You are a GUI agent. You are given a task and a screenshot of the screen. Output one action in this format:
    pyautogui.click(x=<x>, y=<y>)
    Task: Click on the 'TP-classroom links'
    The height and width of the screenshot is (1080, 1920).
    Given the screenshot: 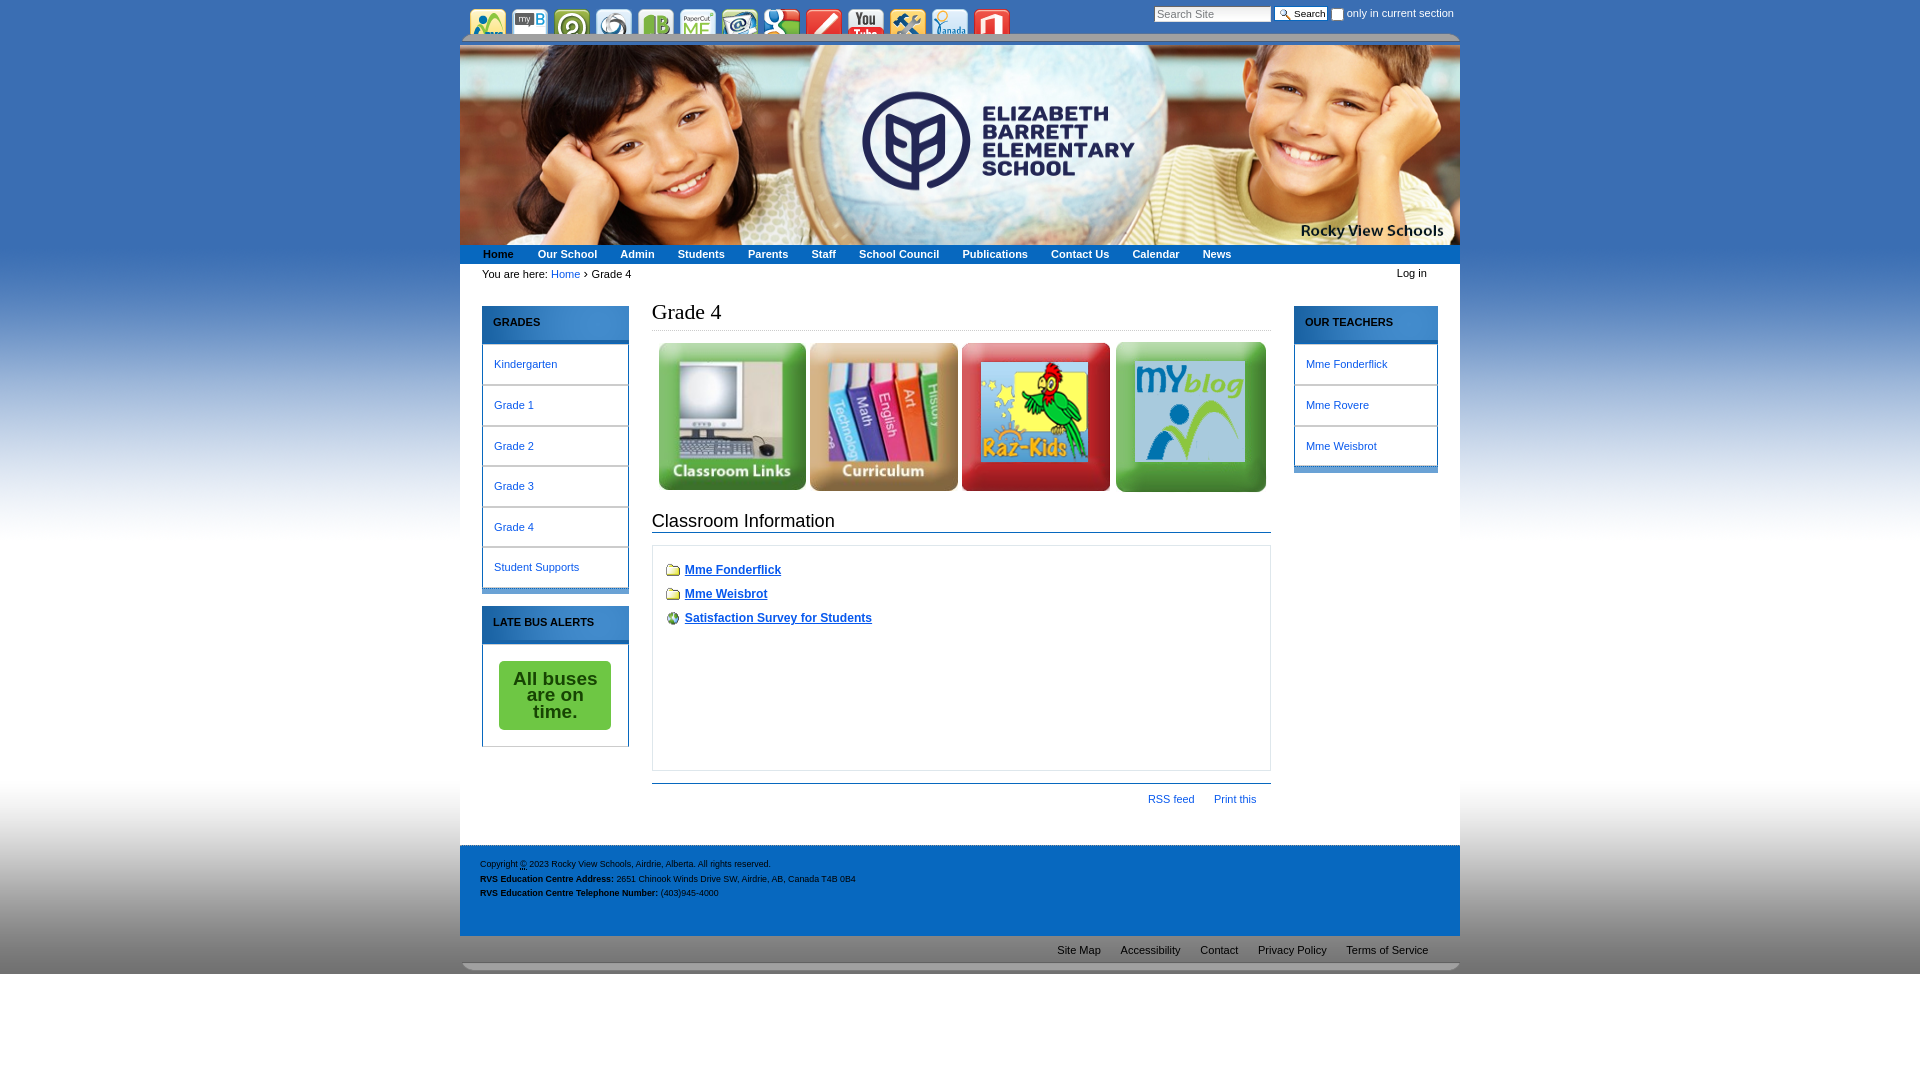 What is the action you would take?
    pyautogui.click(x=658, y=415)
    